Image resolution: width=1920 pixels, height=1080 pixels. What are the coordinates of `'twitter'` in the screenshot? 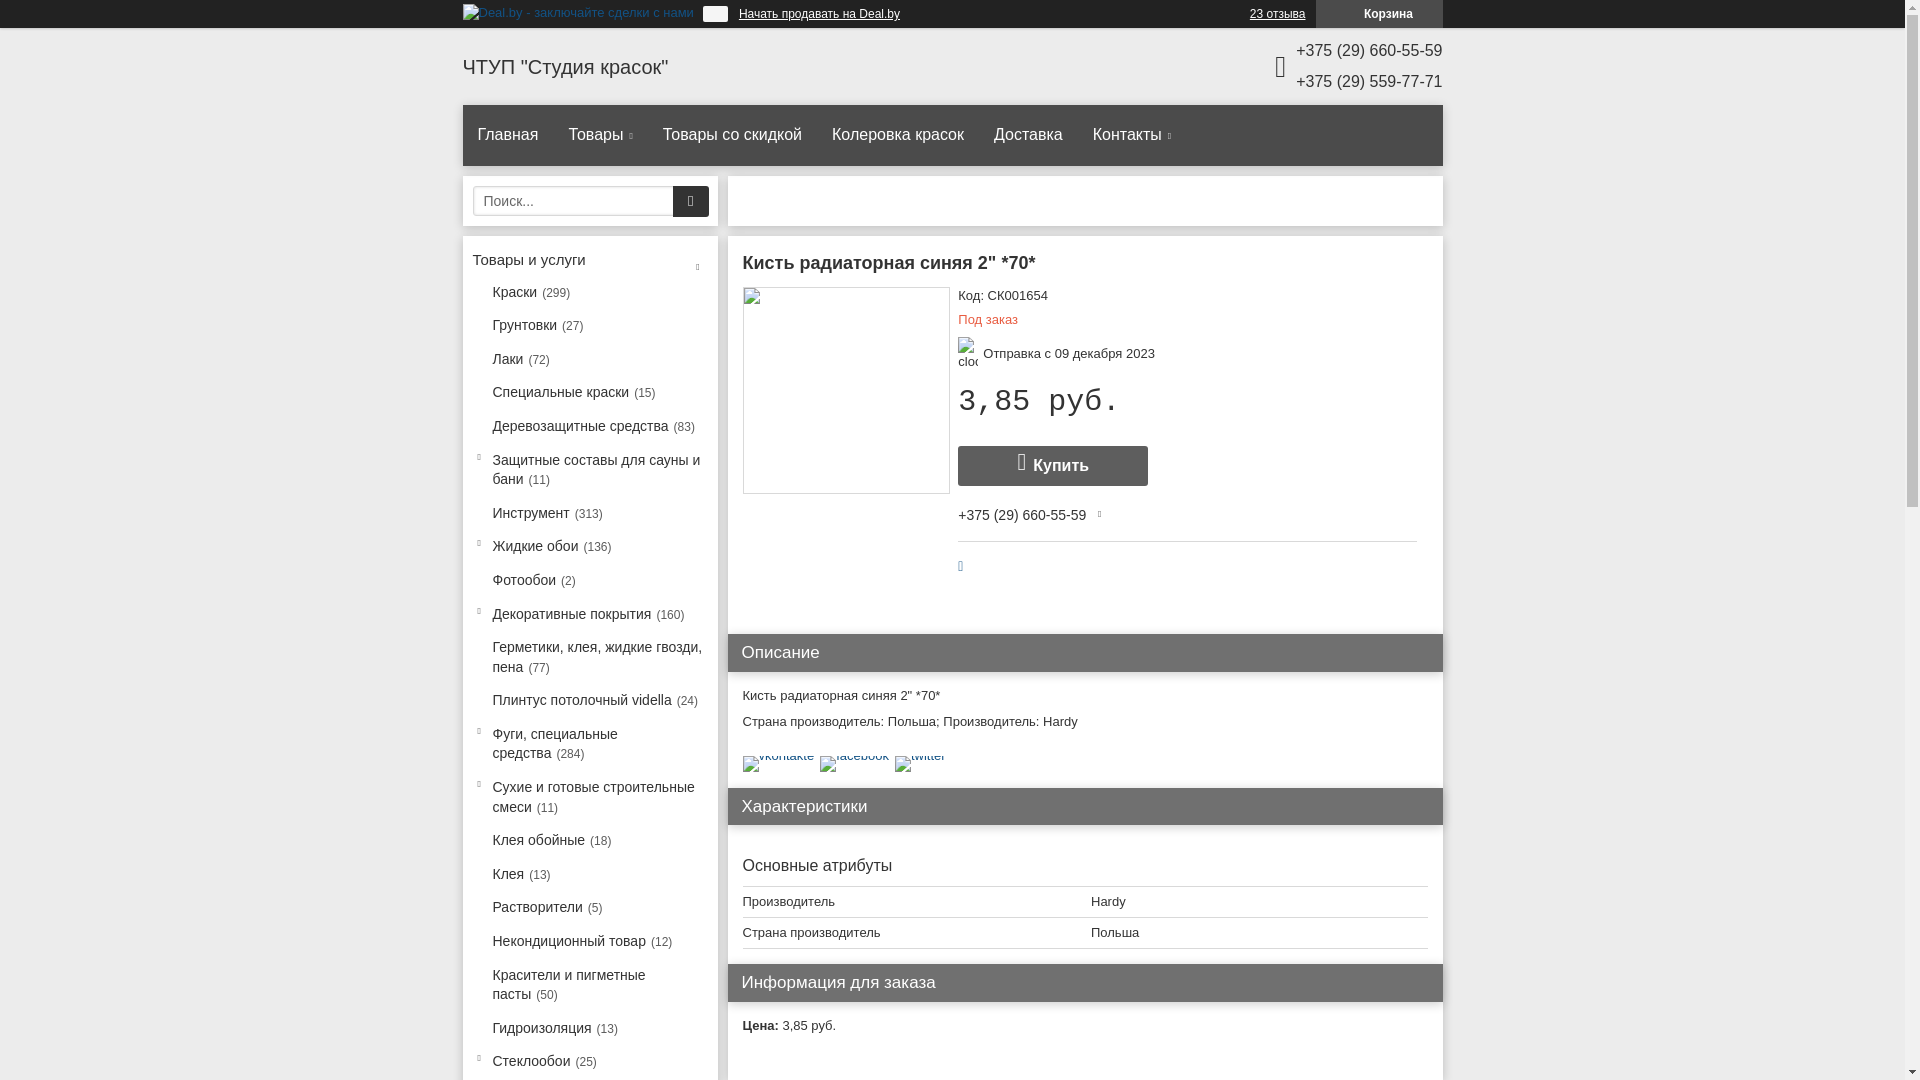 It's located at (919, 755).